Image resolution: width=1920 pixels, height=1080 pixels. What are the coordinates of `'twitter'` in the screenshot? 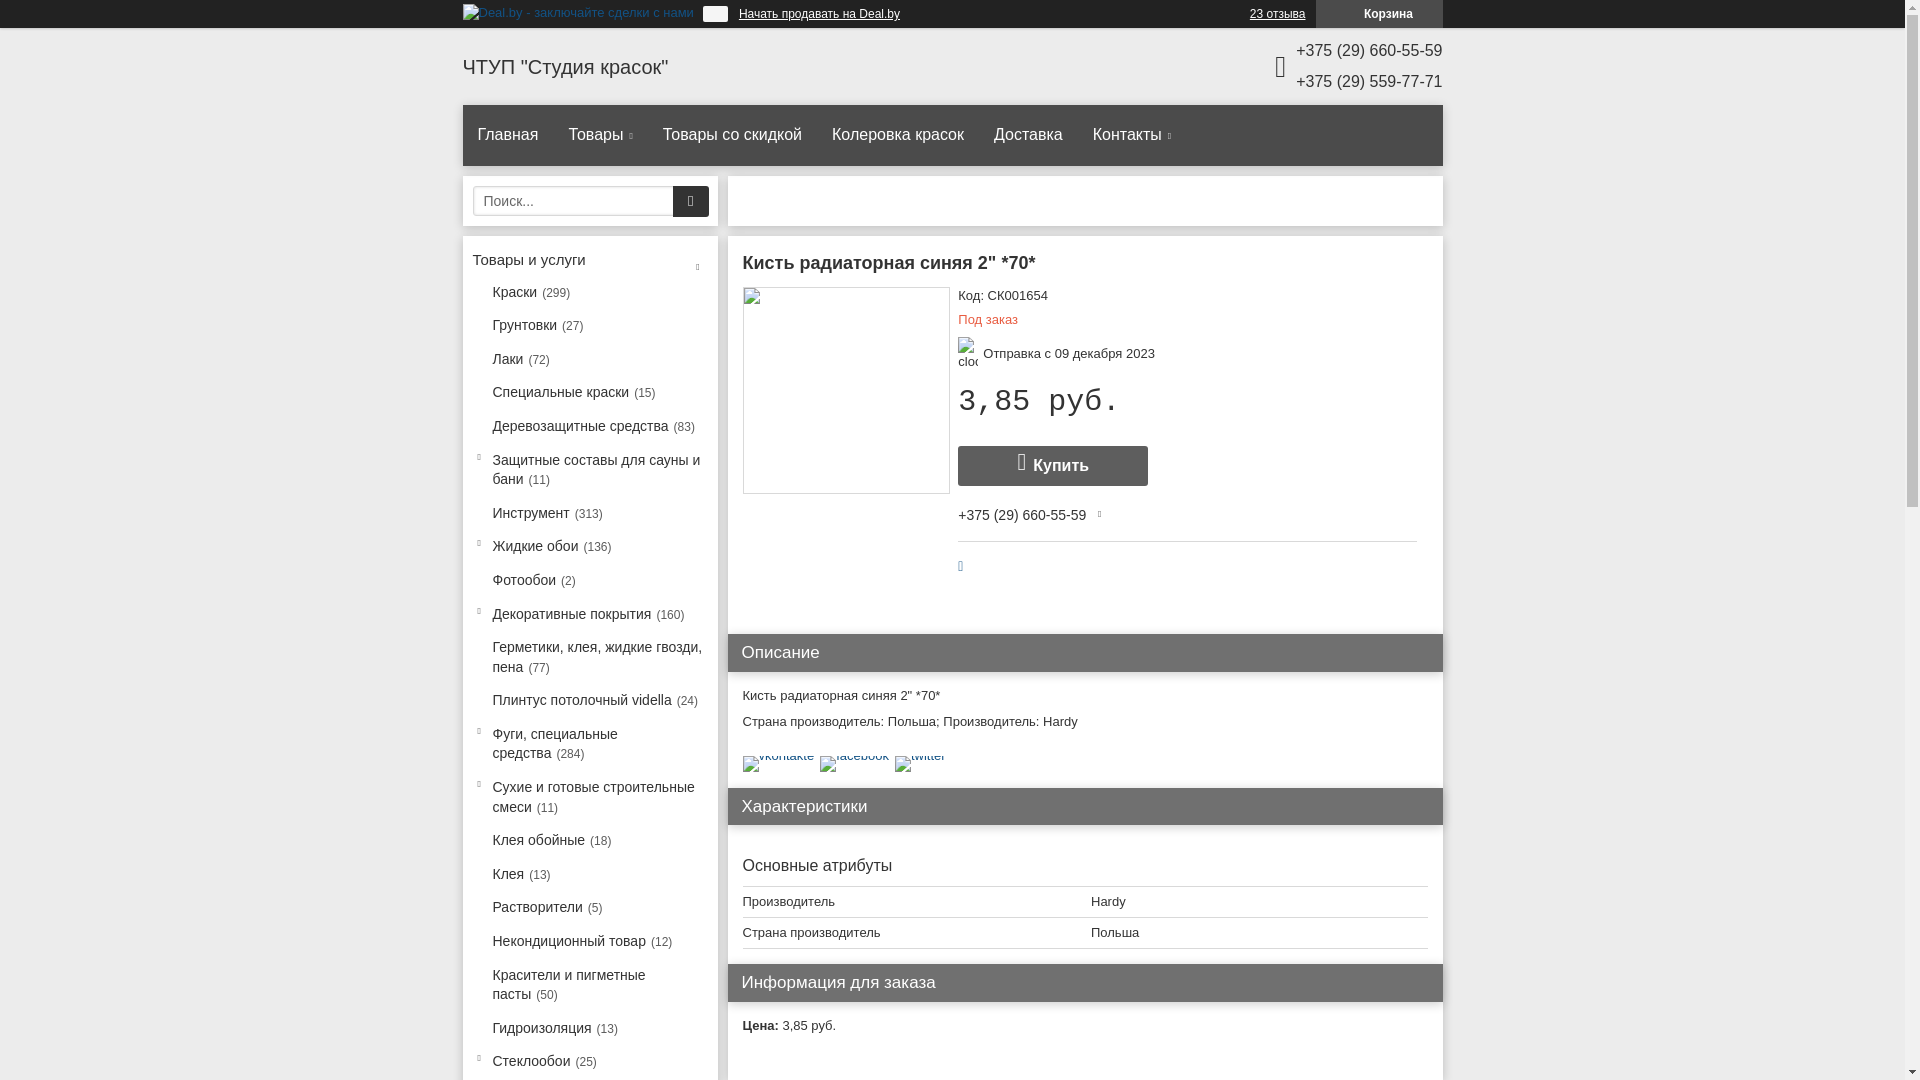 It's located at (919, 755).